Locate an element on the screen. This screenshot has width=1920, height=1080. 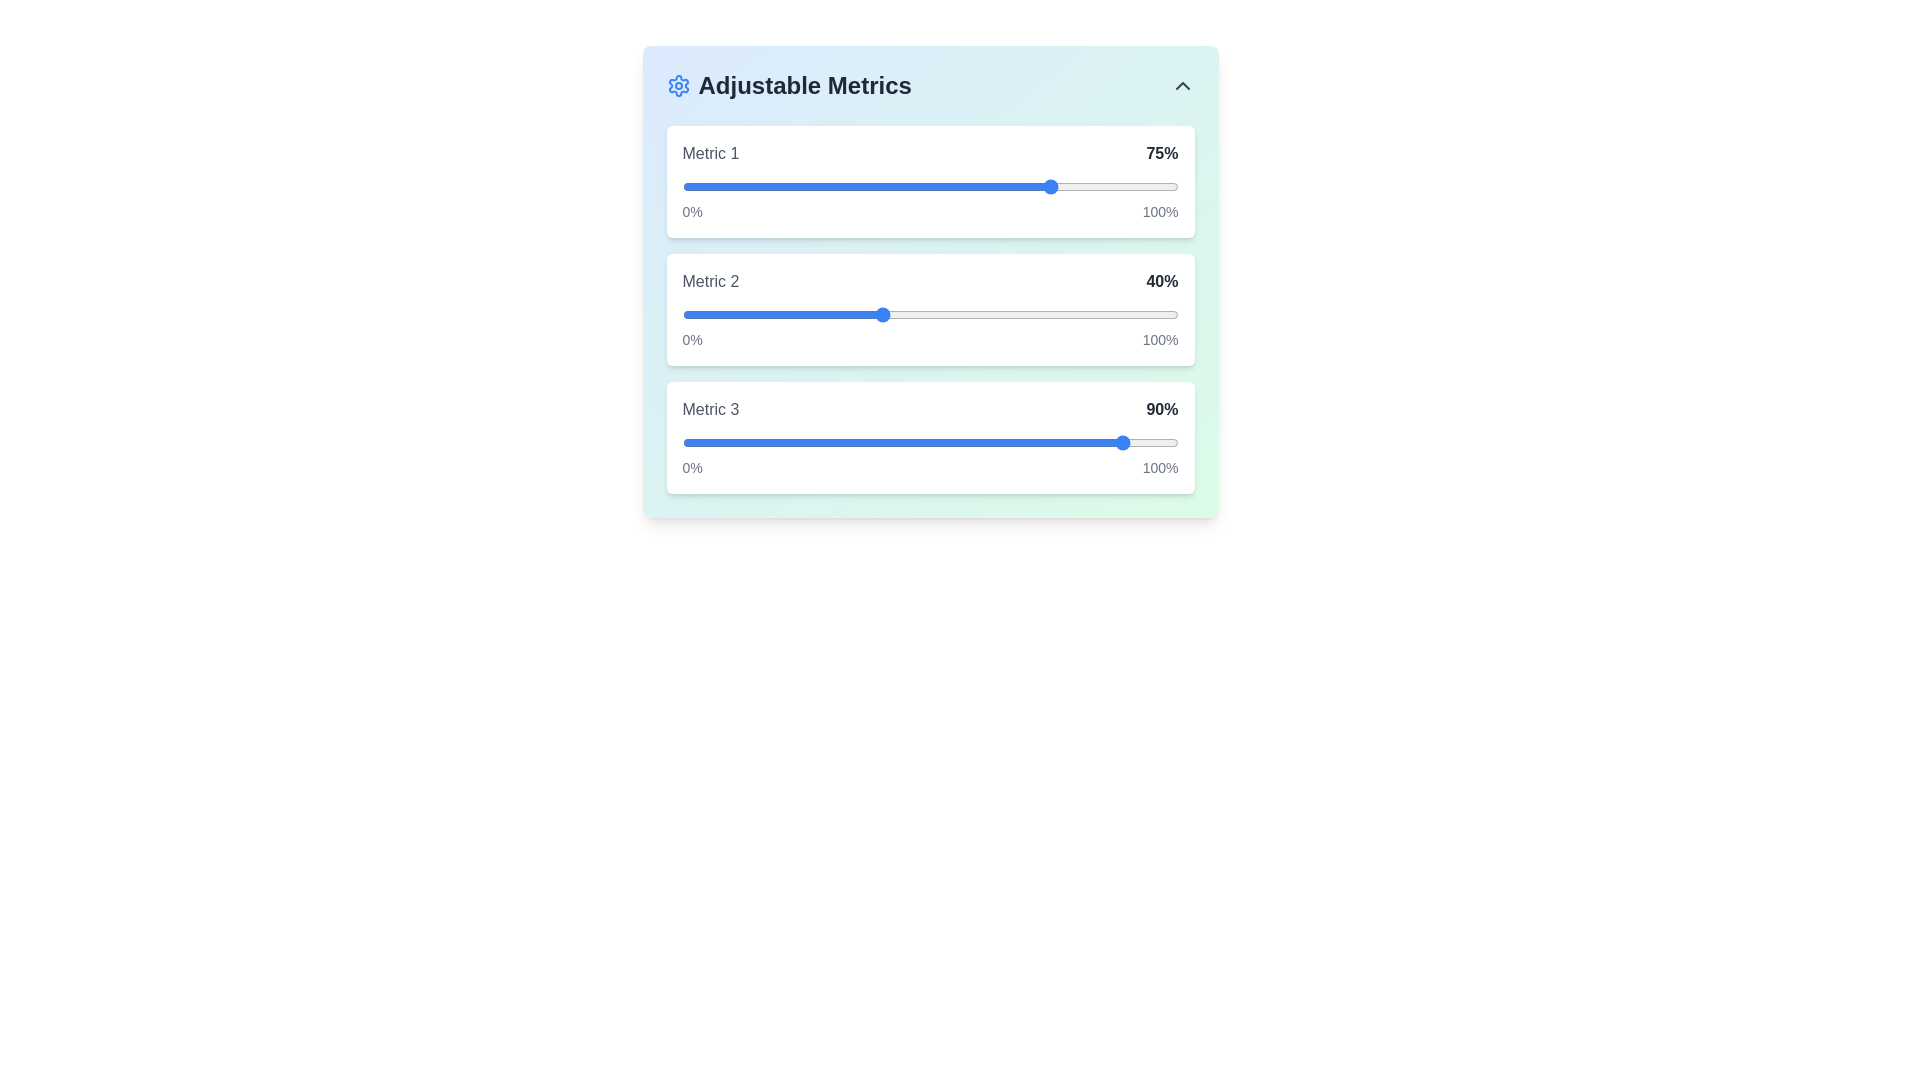
the Metric 2 slider is located at coordinates (811, 315).